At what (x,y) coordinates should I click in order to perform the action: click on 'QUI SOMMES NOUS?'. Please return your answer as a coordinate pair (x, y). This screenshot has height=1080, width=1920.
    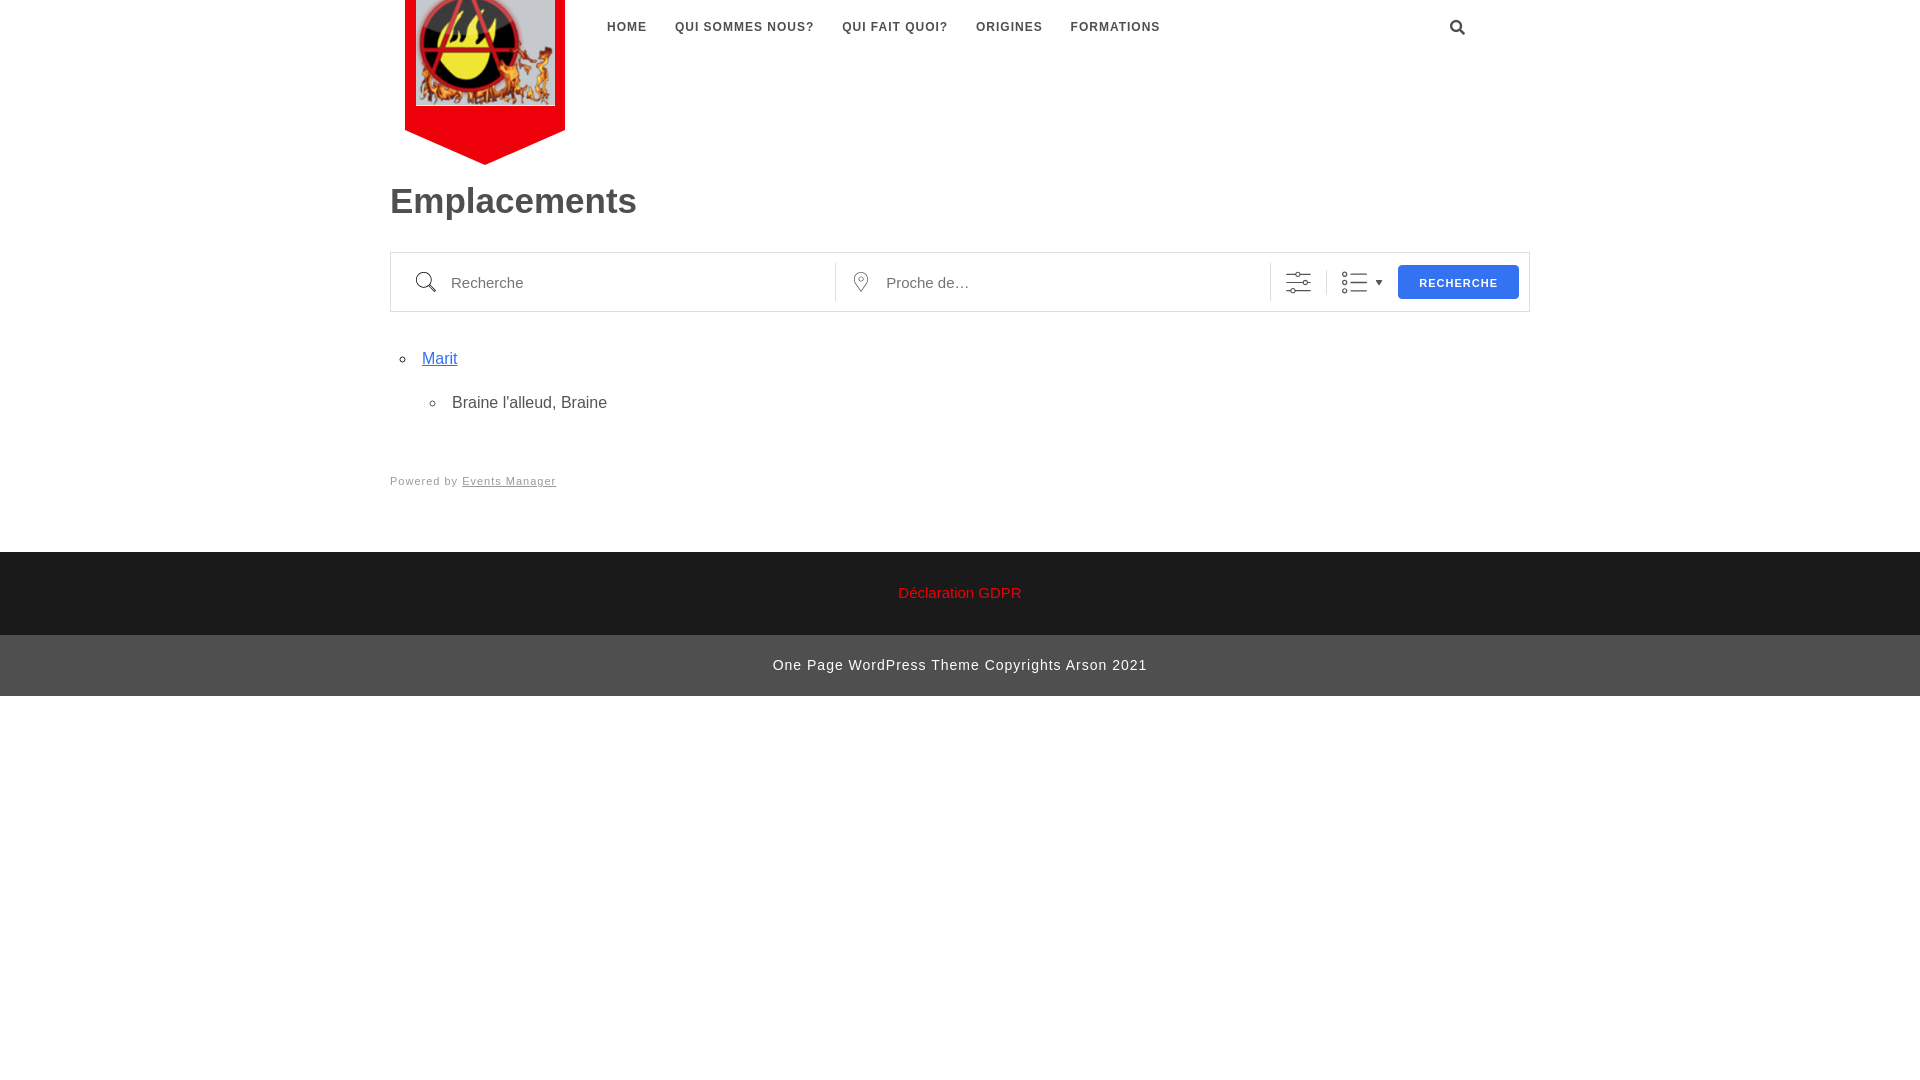
    Looking at the image, I should click on (662, 27).